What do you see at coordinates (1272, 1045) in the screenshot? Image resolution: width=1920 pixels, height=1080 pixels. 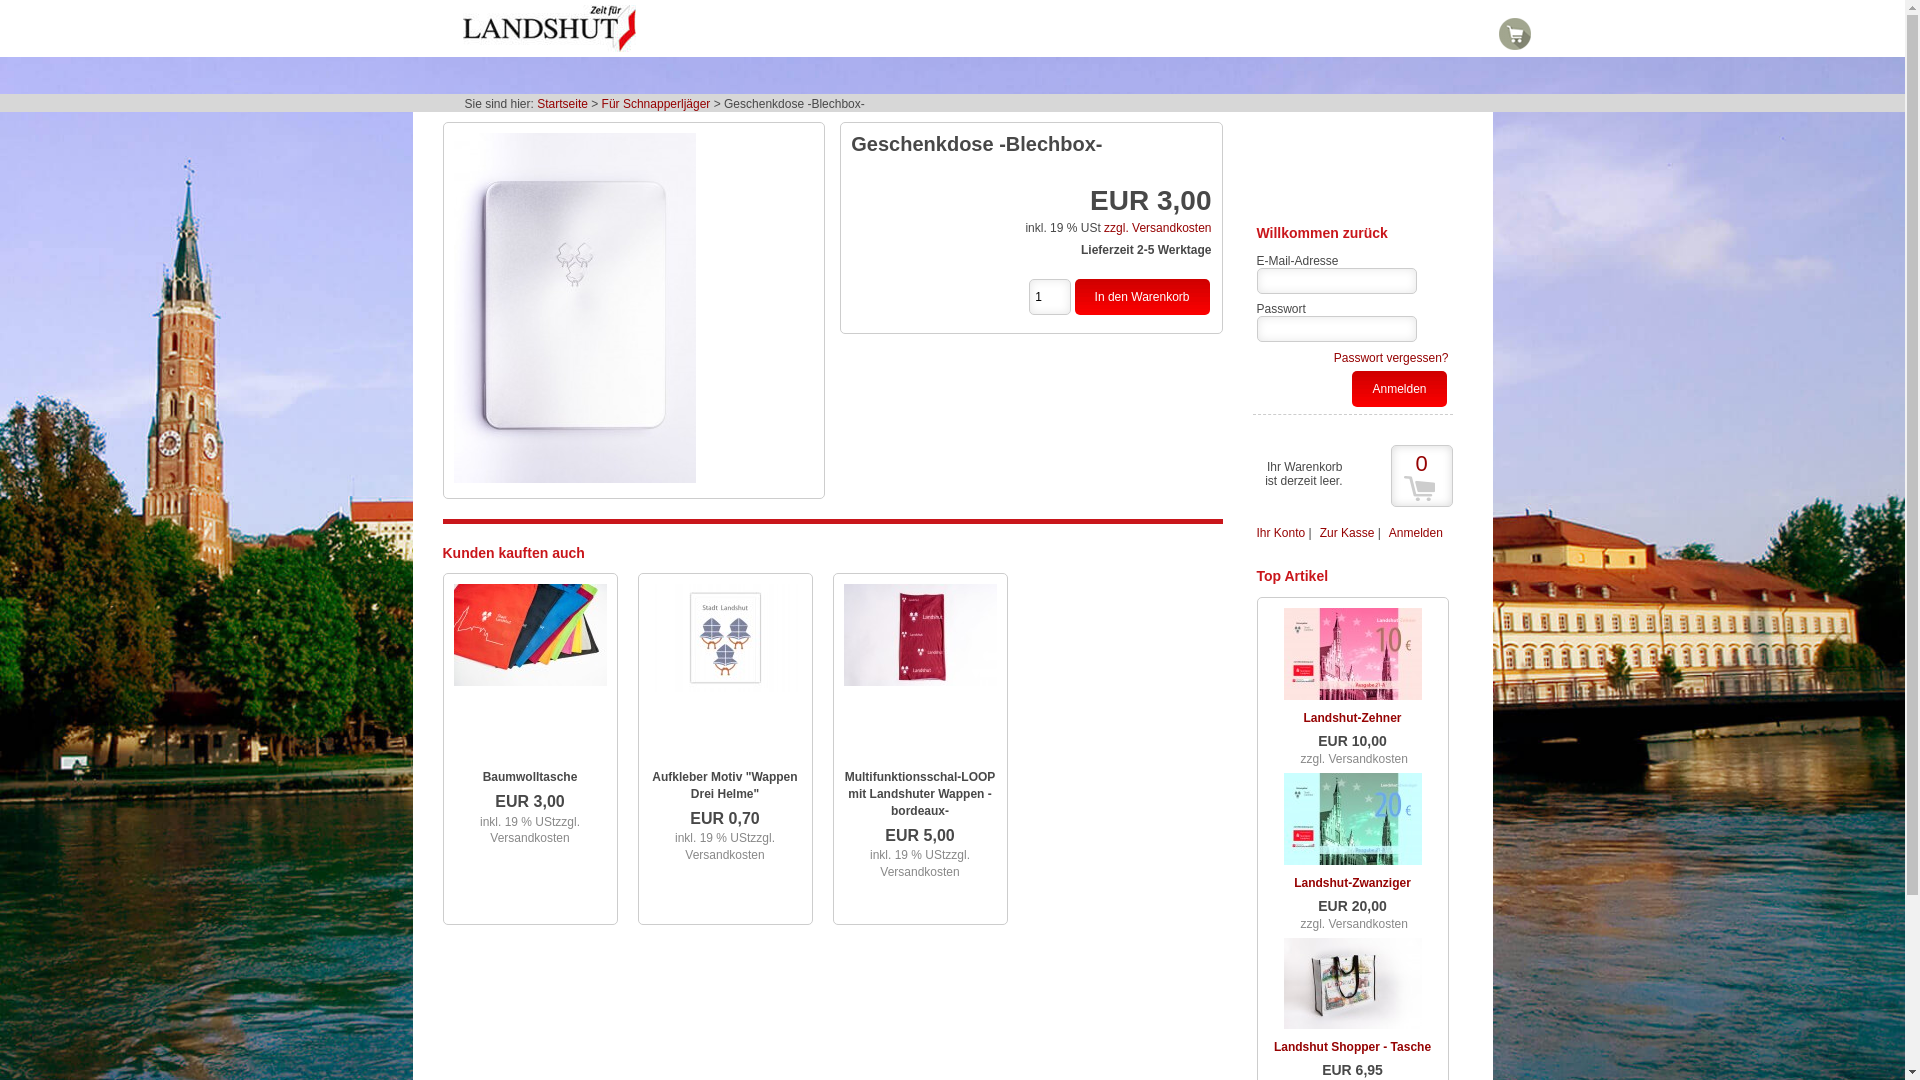 I see `'Landshut Shopper - Tasche'` at bounding box center [1272, 1045].